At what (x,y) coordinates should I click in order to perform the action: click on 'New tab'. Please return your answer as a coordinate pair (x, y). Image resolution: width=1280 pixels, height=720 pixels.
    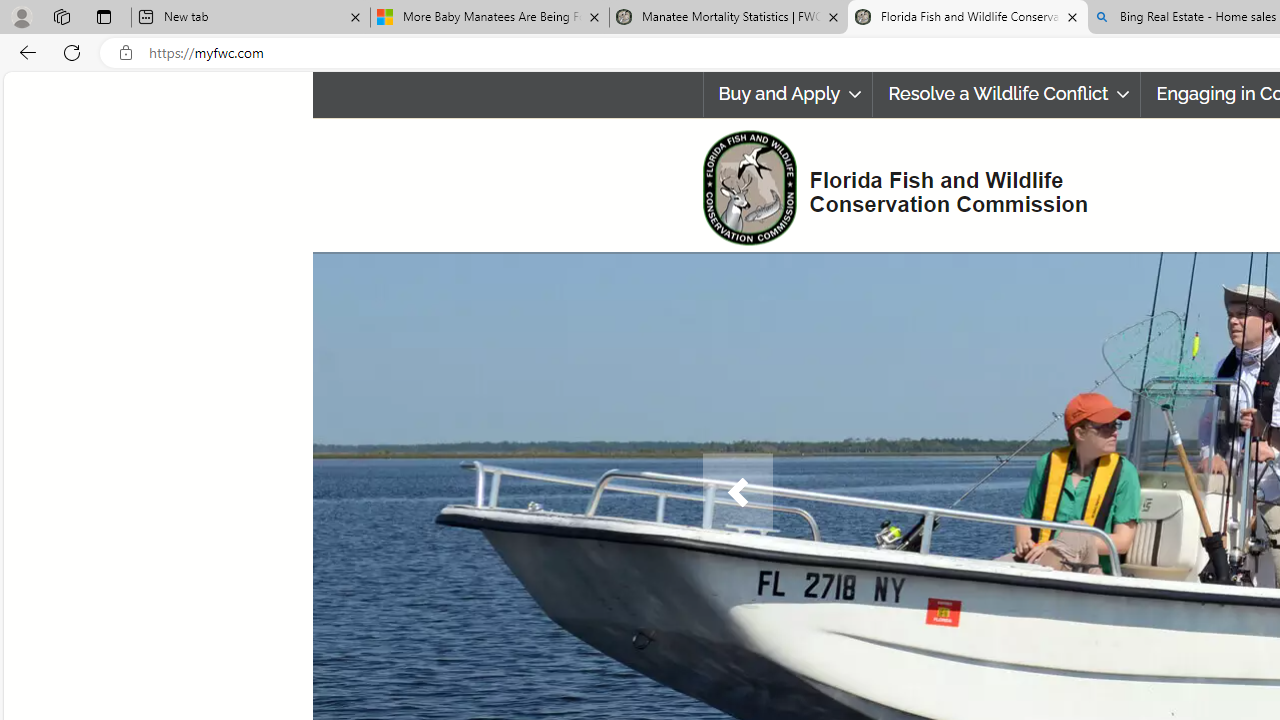
    Looking at the image, I should click on (249, 17).